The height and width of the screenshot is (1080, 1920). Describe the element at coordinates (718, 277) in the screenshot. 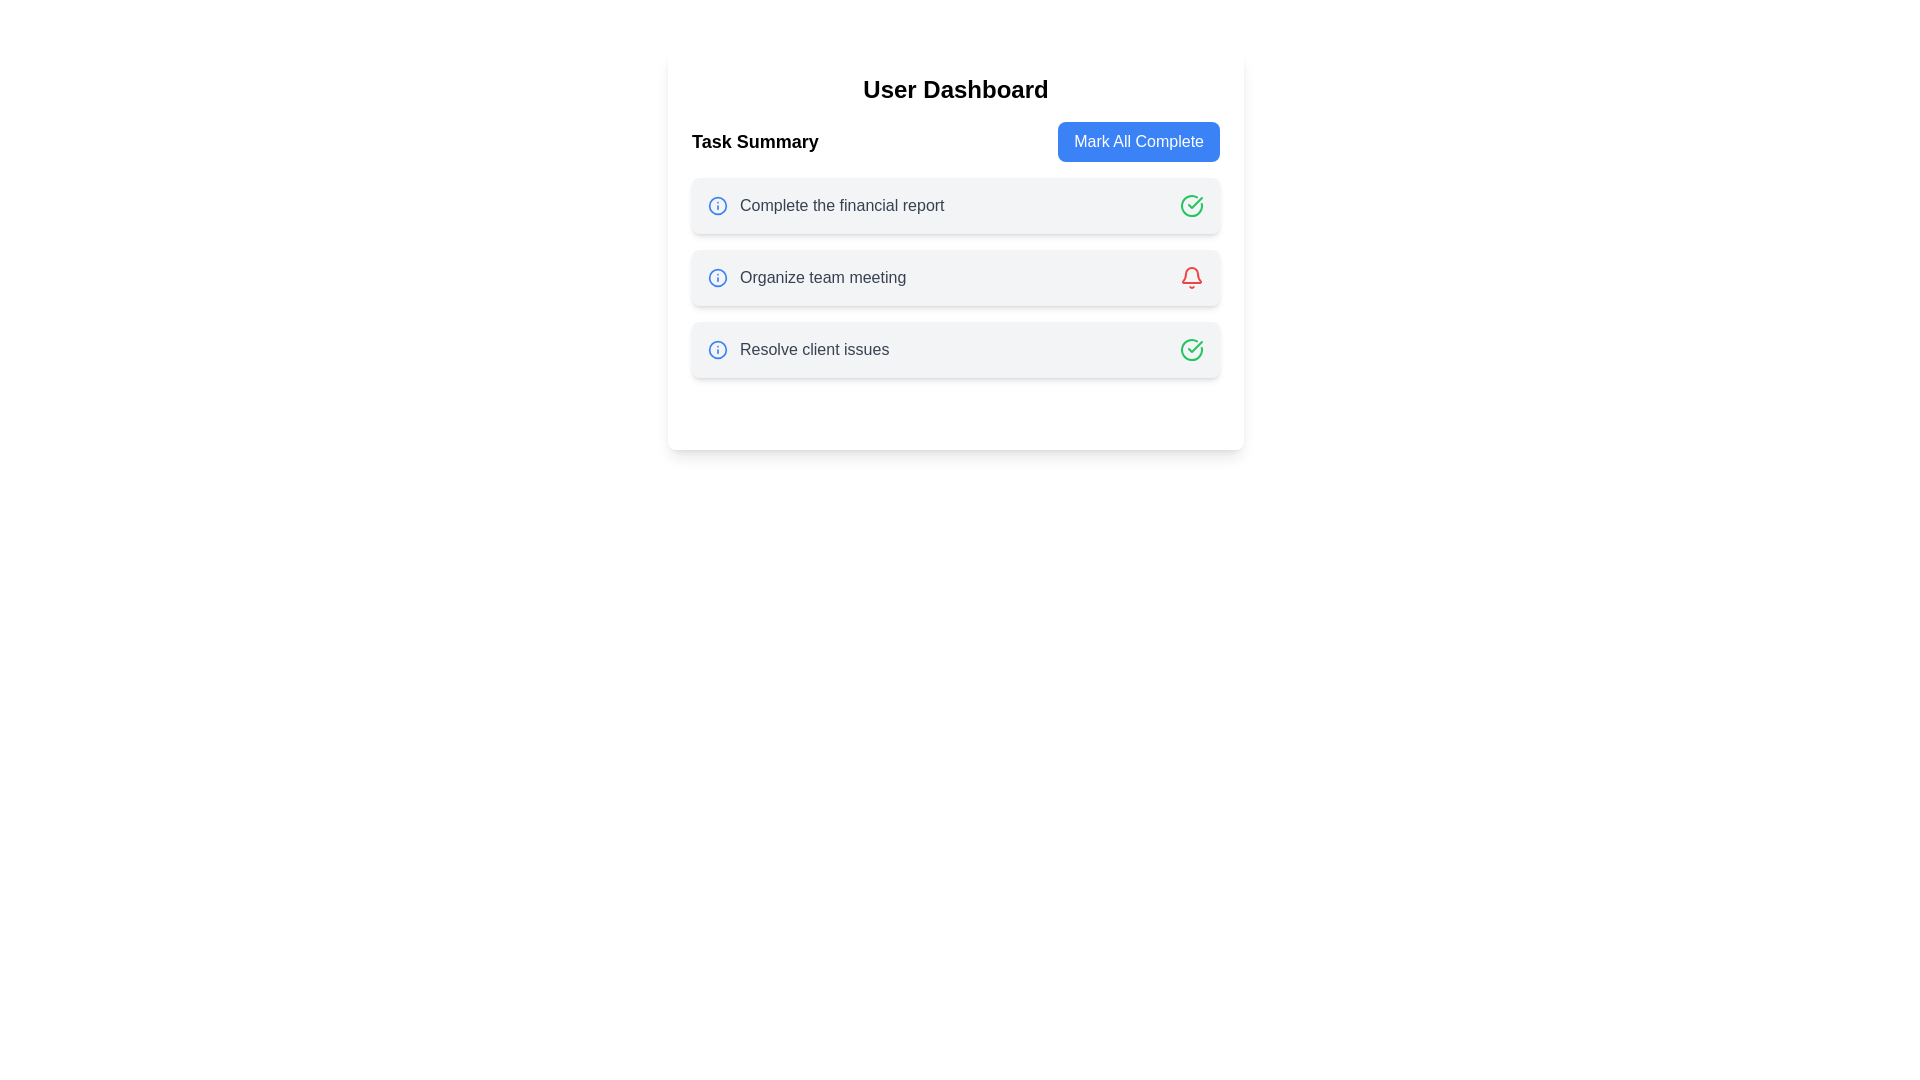

I see `the blue-shaded circular icon representing the center of a graphical representation, which is adjacent to the text 'Organize team meeting'` at that location.